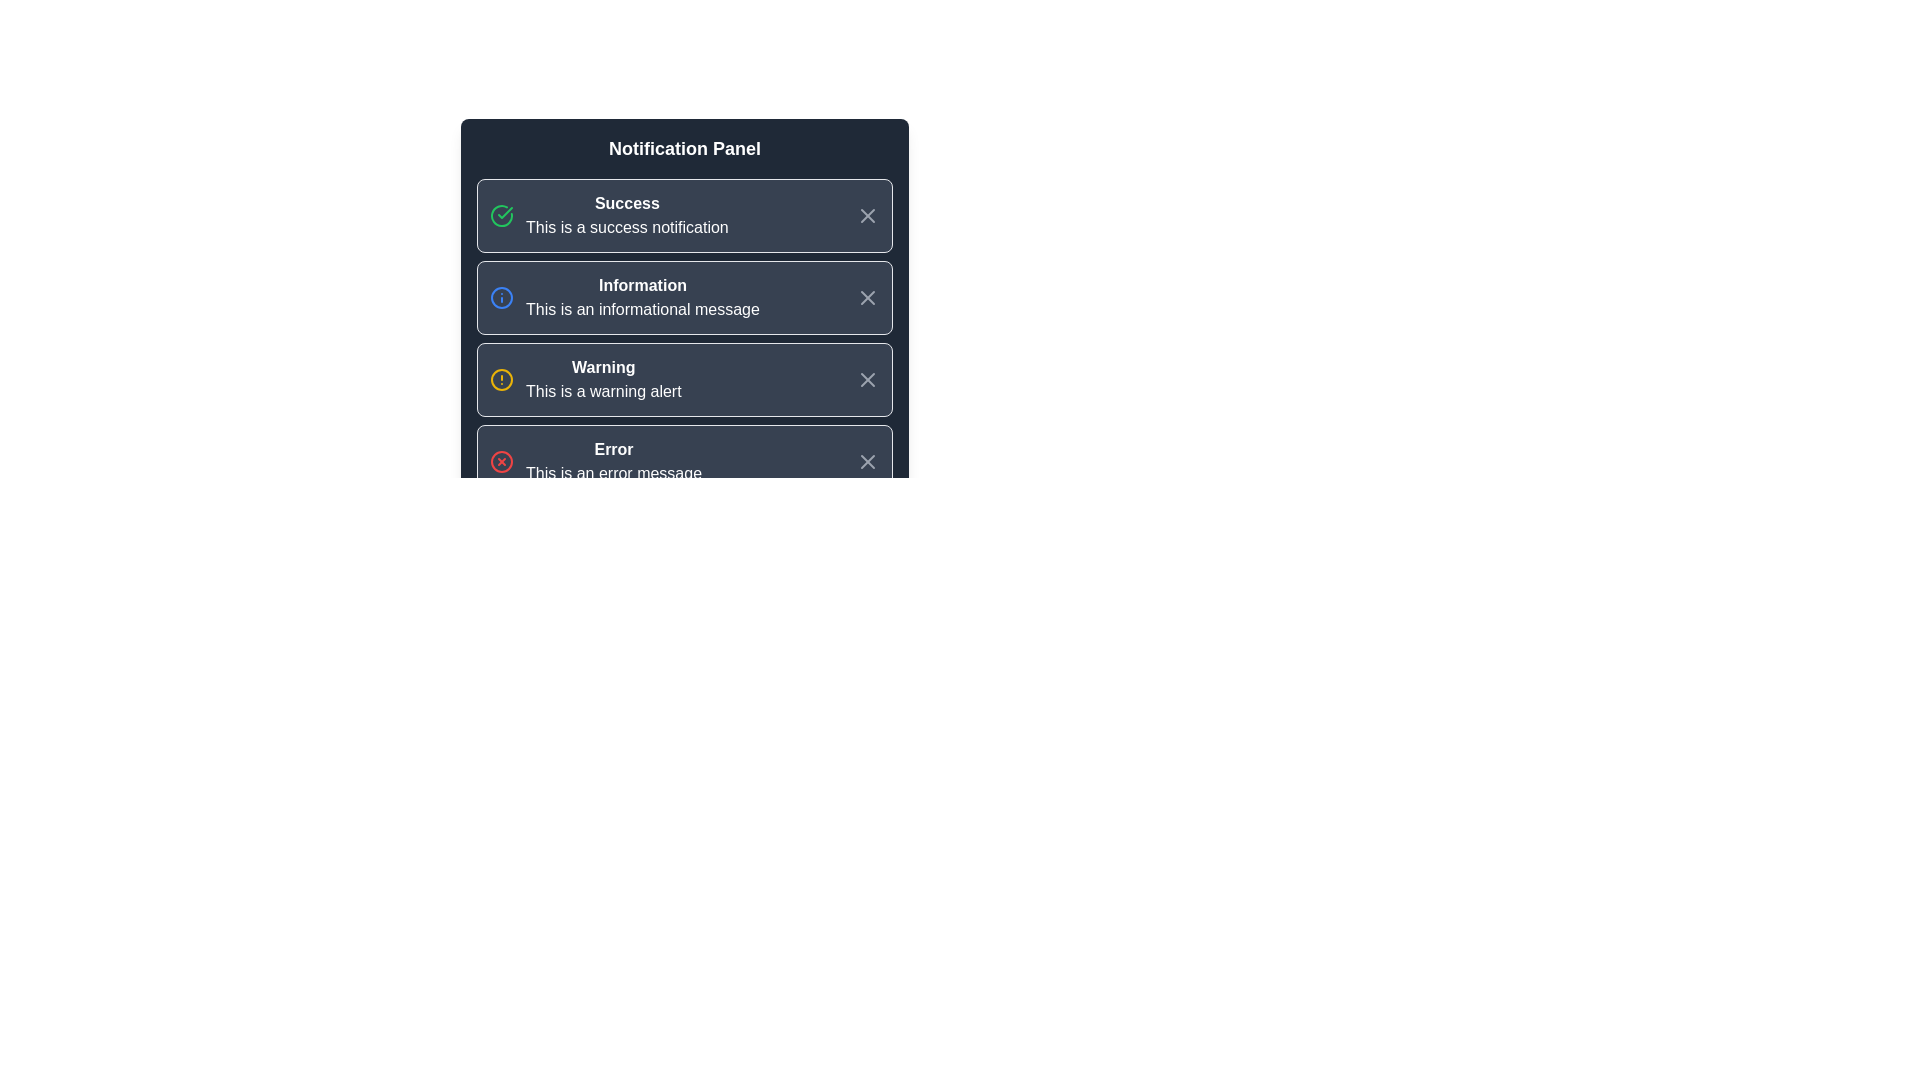 The image size is (1920, 1080). I want to click on warning message displayed in the text block of the notification component, which is centrally located in the third row of the notification panel, so click(602, 380).